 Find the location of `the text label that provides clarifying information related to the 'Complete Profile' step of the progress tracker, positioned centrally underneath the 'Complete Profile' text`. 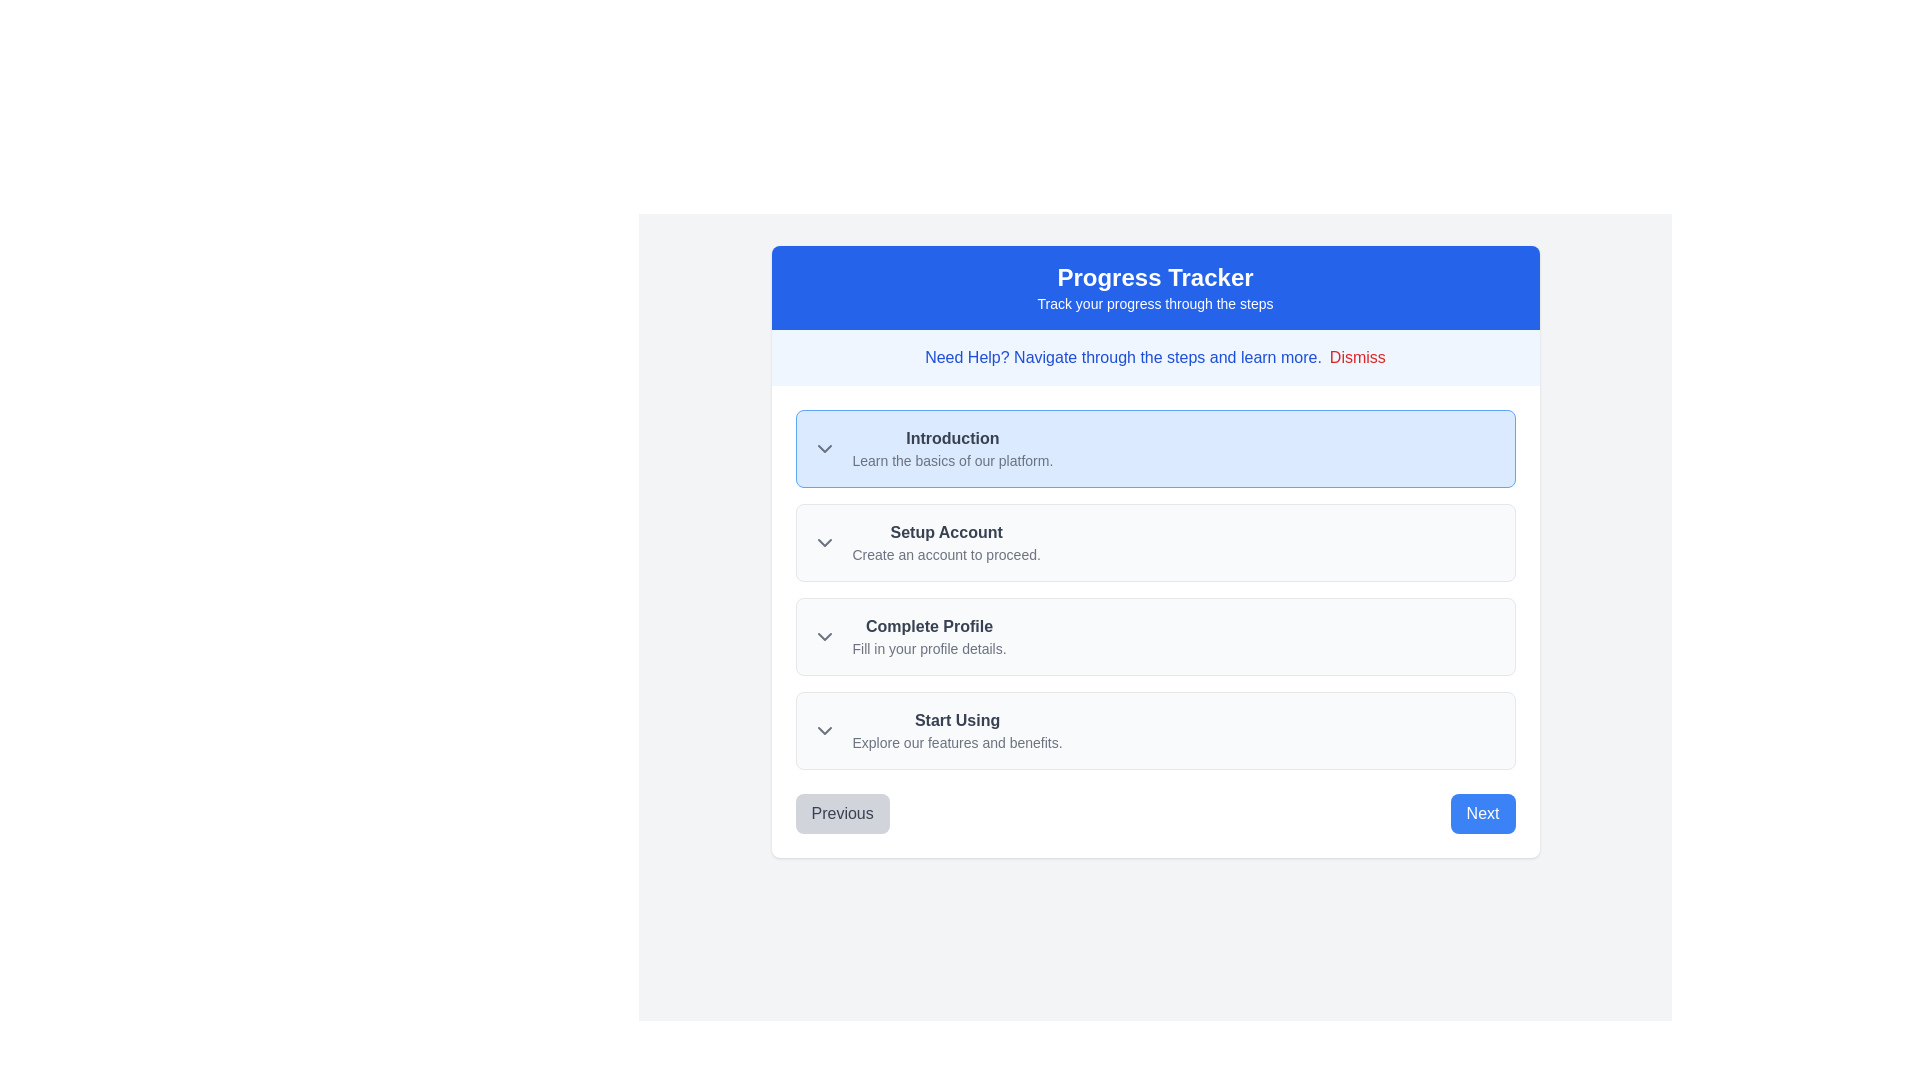

the text label that provides clarifying information related to the 'Complete Profile' step of the progress tracker, positioned centrally underneath the 'Complete Profile' text is located at coordinates (928, 648).